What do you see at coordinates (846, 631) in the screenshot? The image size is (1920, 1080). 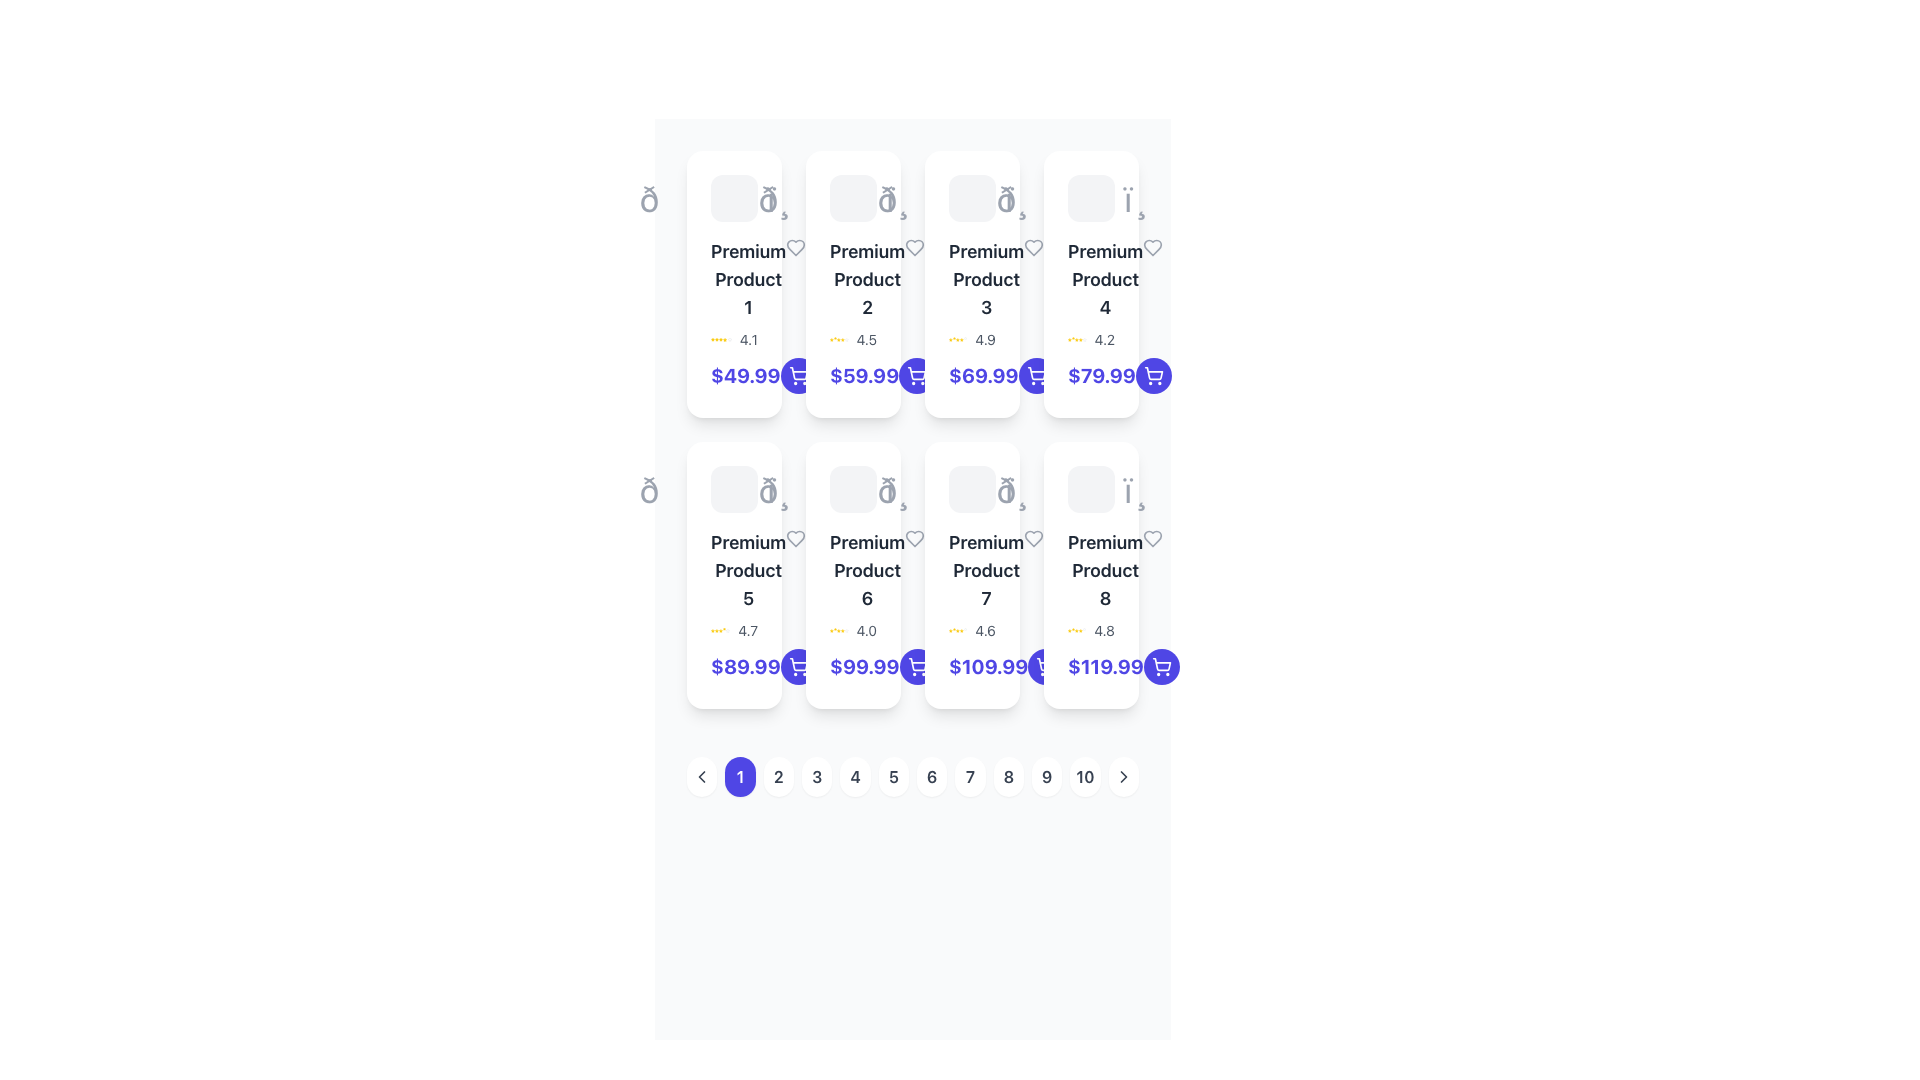 I see `the gray star icon representing the fifth star in the 5-star rating system for 'Premium Product 6', located in the second row beneath the product name and near the numerical rating '4.0'` at bounding box center [846, 631].